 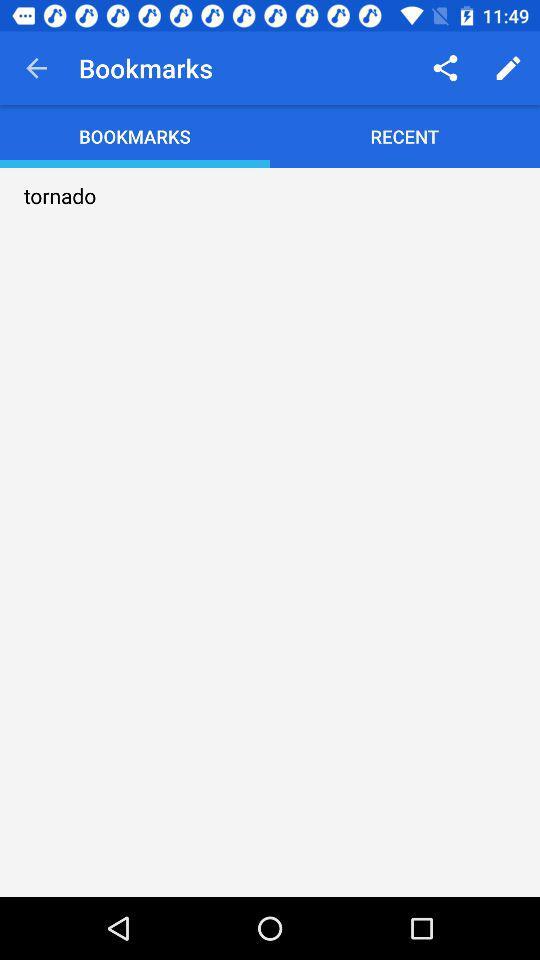 I want to click on item below bookmarks, so click(x=60, y=195).